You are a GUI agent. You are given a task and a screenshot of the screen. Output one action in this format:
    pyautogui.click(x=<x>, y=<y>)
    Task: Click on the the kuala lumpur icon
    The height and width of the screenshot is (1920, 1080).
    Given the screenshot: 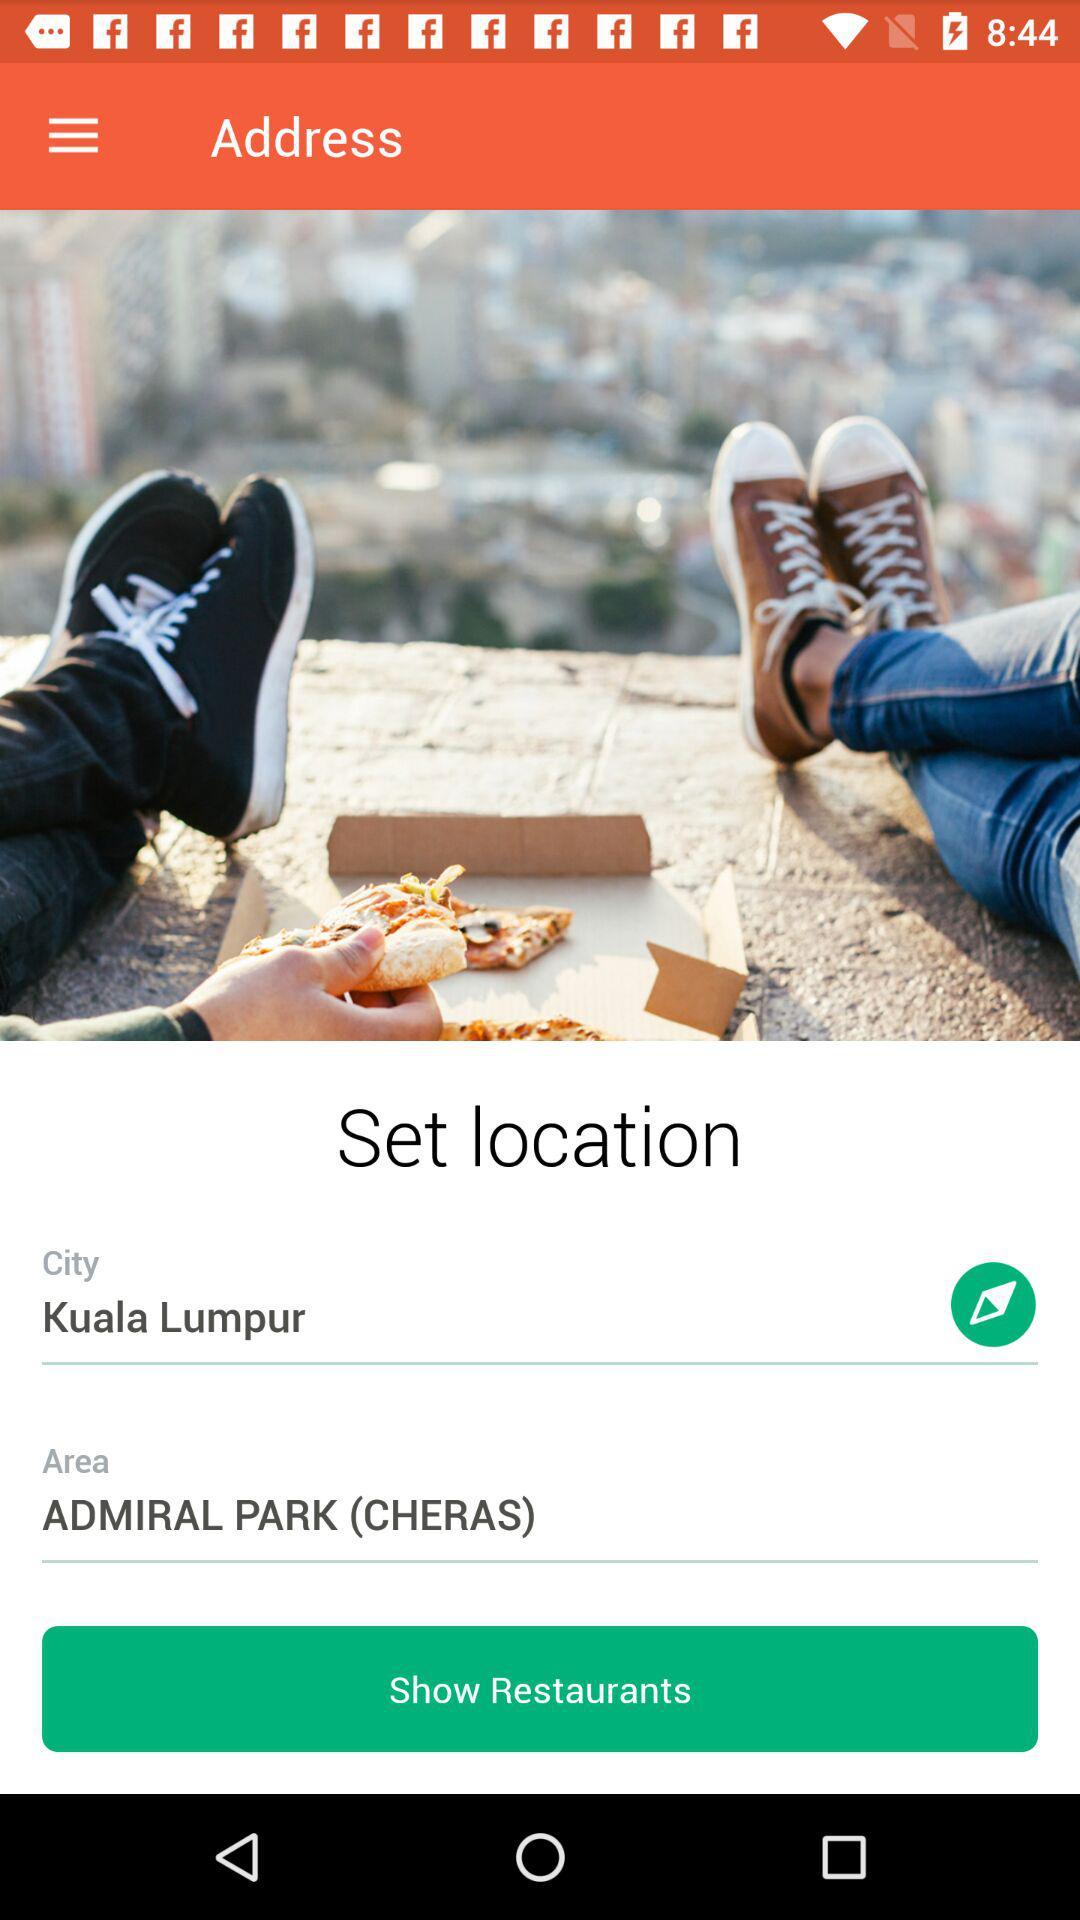 What is the action you would take?
    pyautogui.click(x=540, y=1275)
    